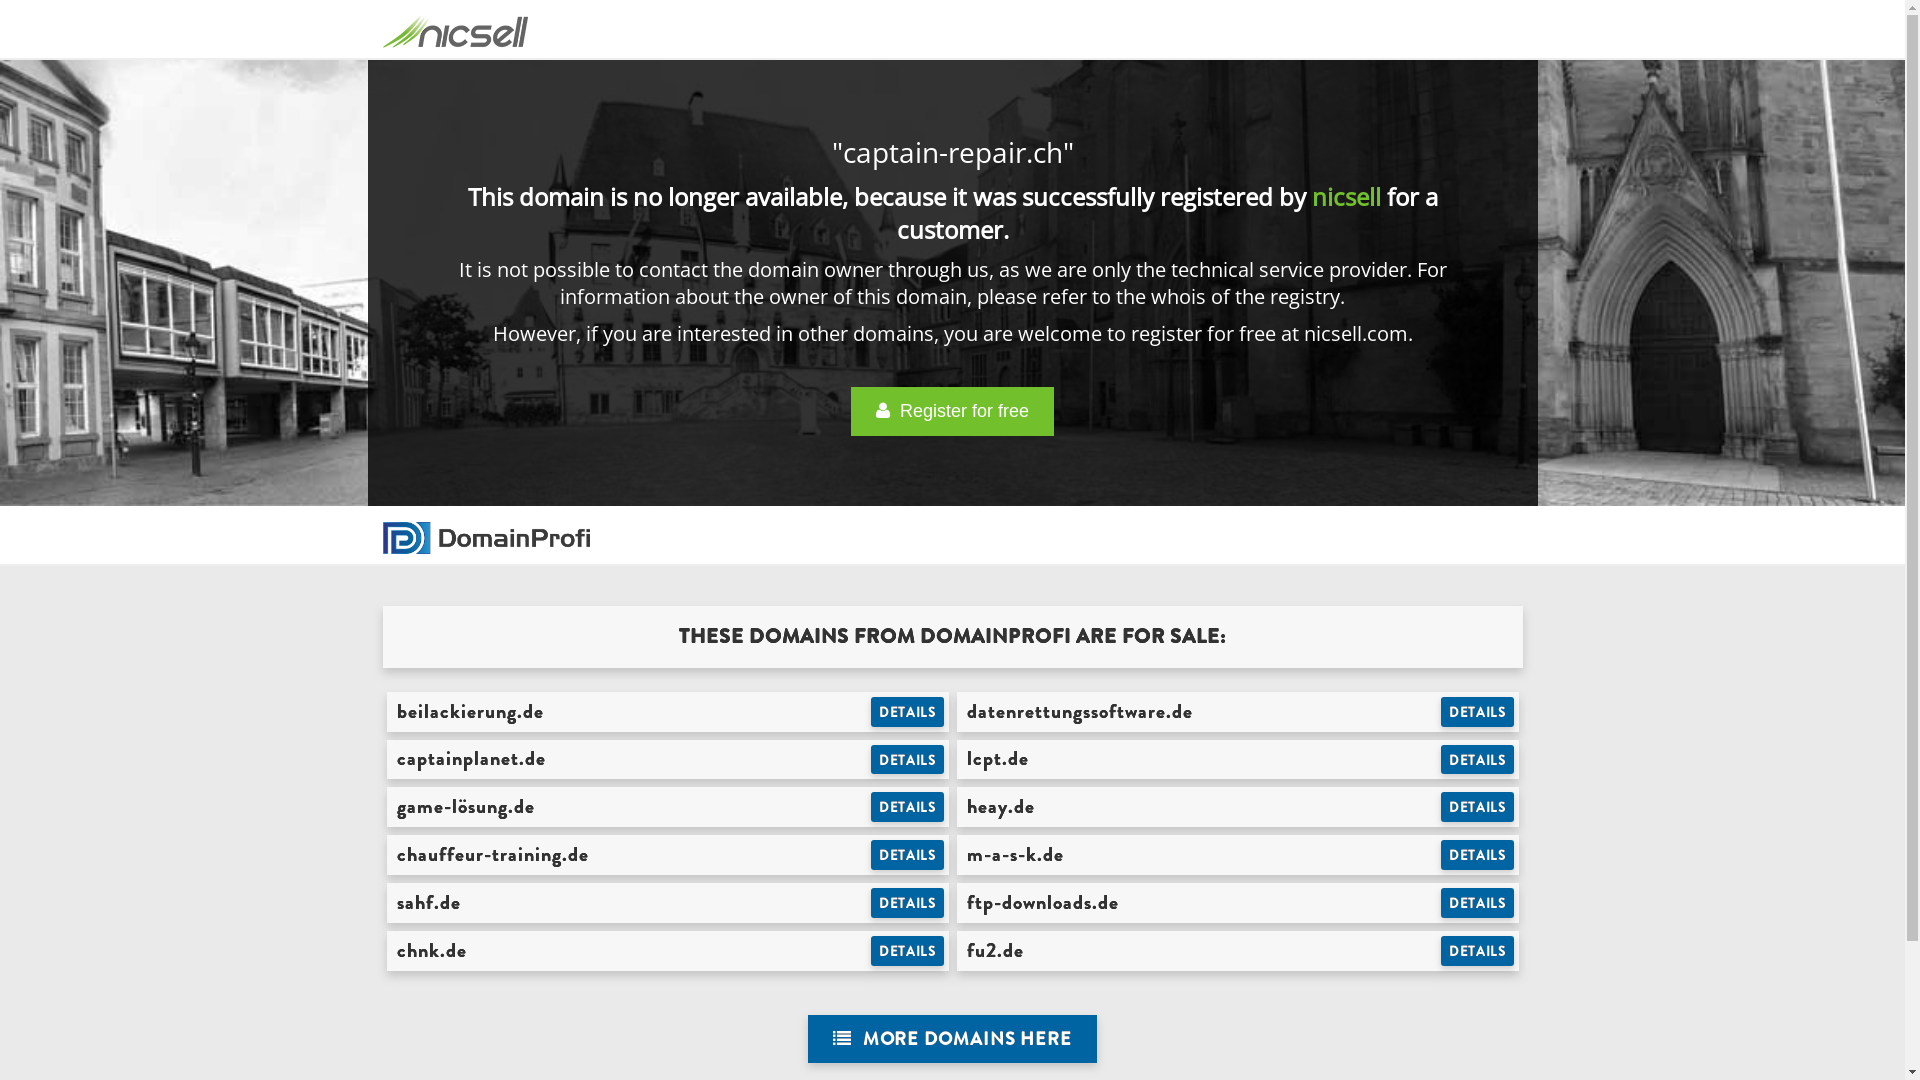 The image size is (1920, 1080). Describe the element at coordinates (906, 711) in the screenshot. I see `'DETAILS'` at that location.